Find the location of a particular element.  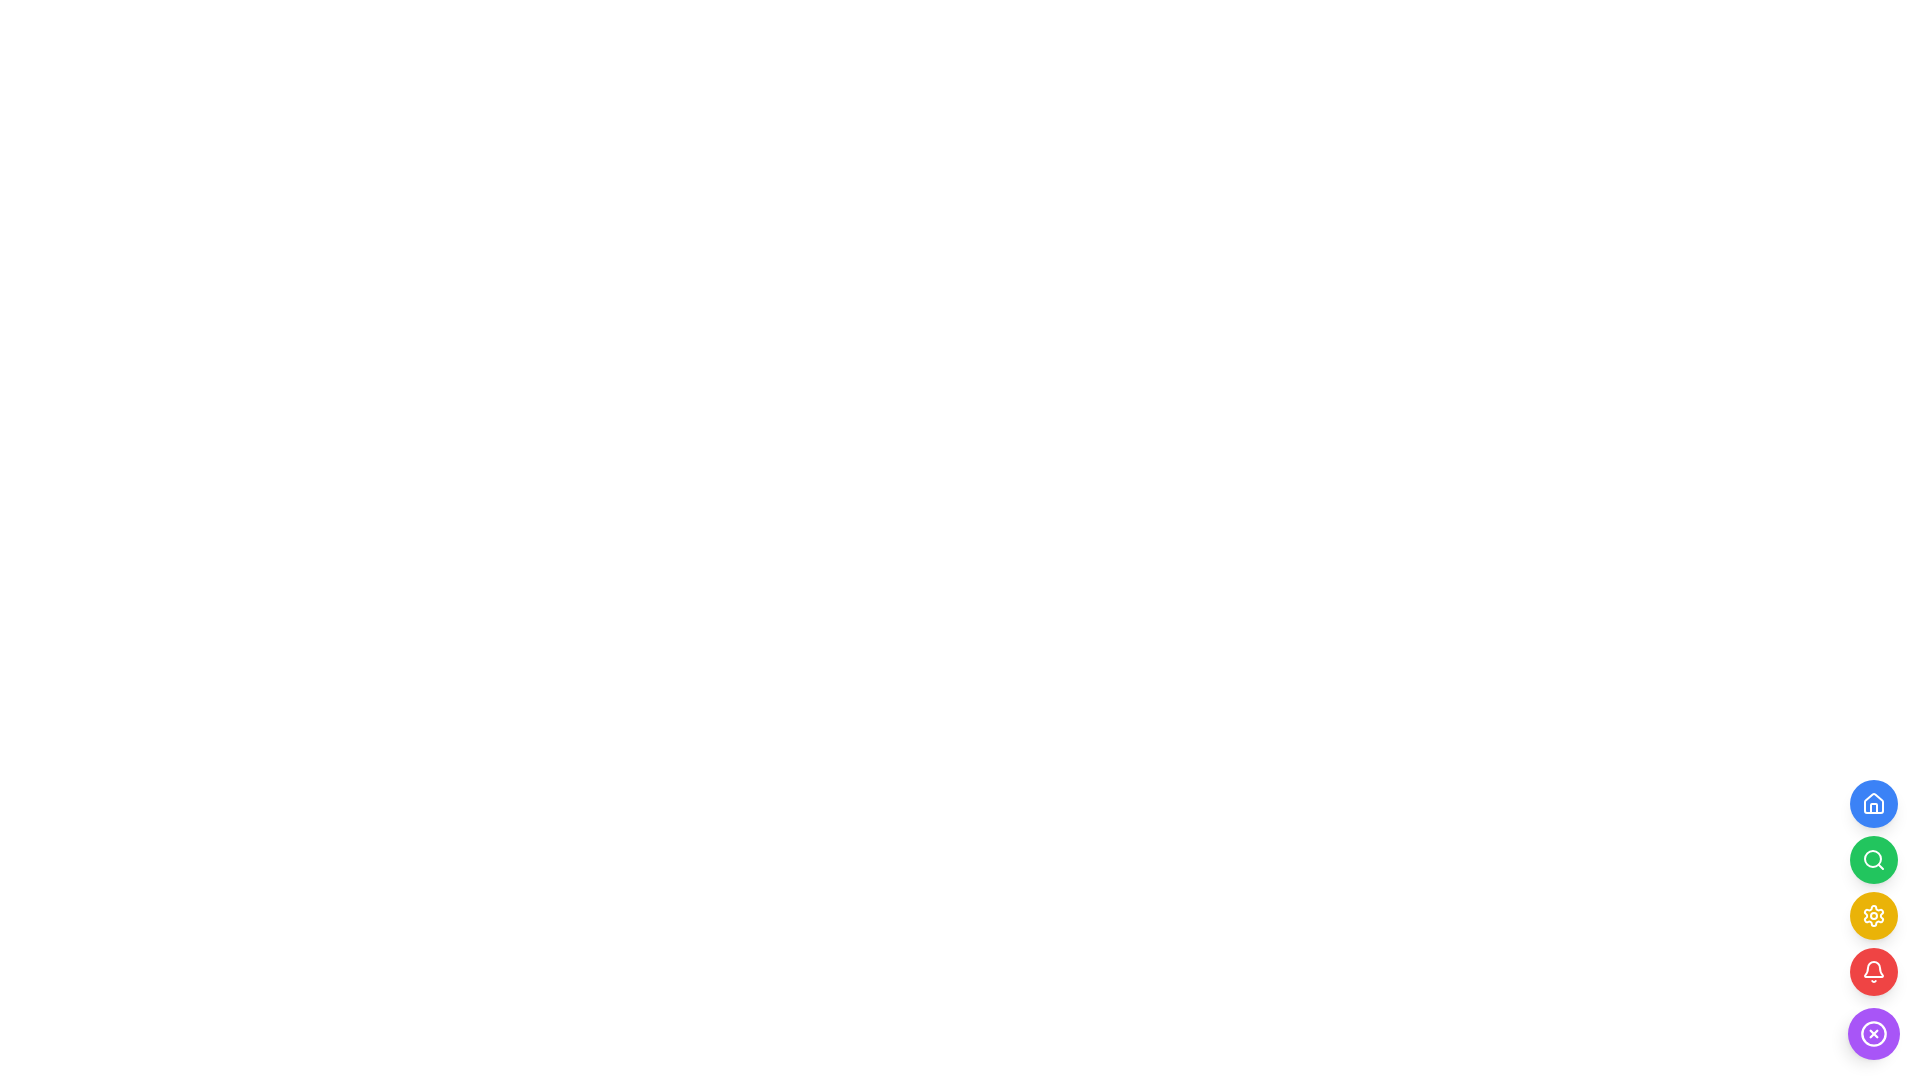

the circular green button with a magnifying glass icon is located at coordinates (1872, 859).